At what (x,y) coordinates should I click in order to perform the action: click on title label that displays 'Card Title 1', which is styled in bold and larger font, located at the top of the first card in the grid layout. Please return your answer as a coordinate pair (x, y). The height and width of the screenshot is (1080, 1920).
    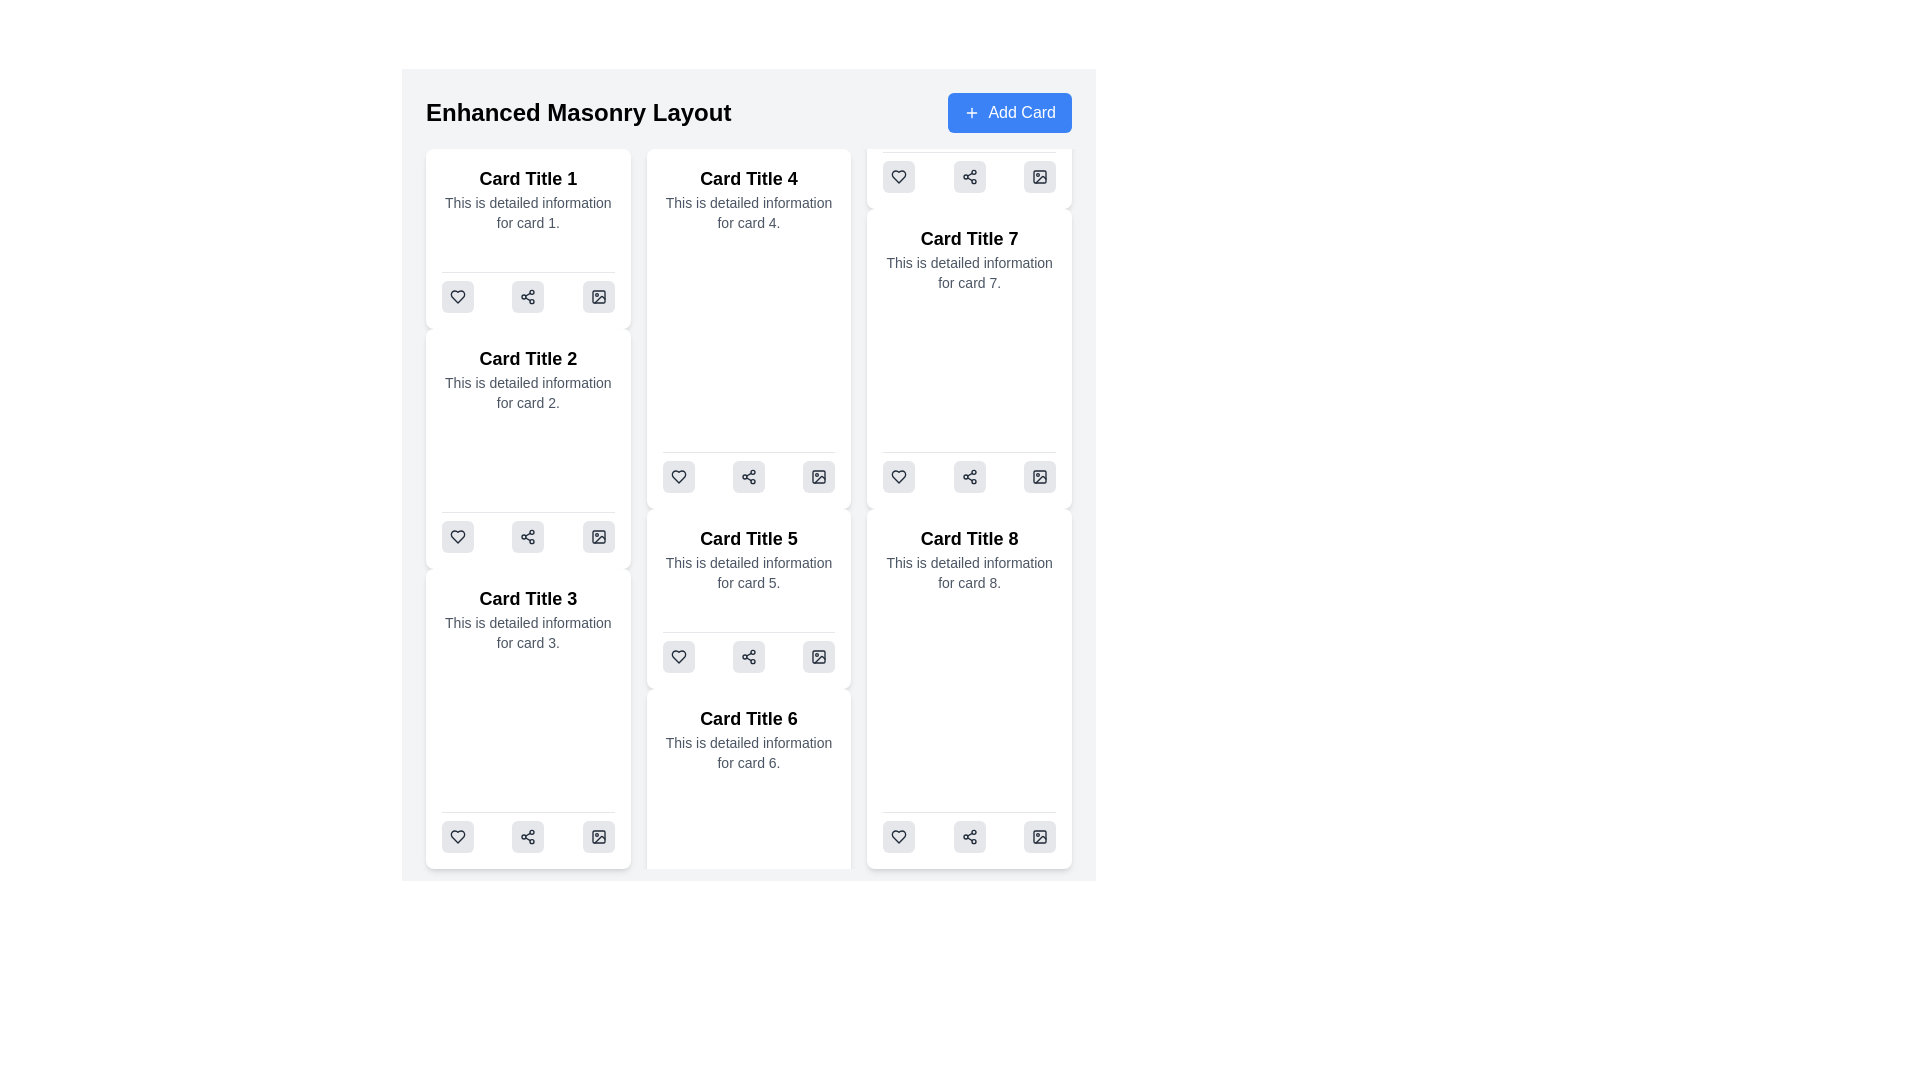
    Looking at the image, I should click on (528, 177).